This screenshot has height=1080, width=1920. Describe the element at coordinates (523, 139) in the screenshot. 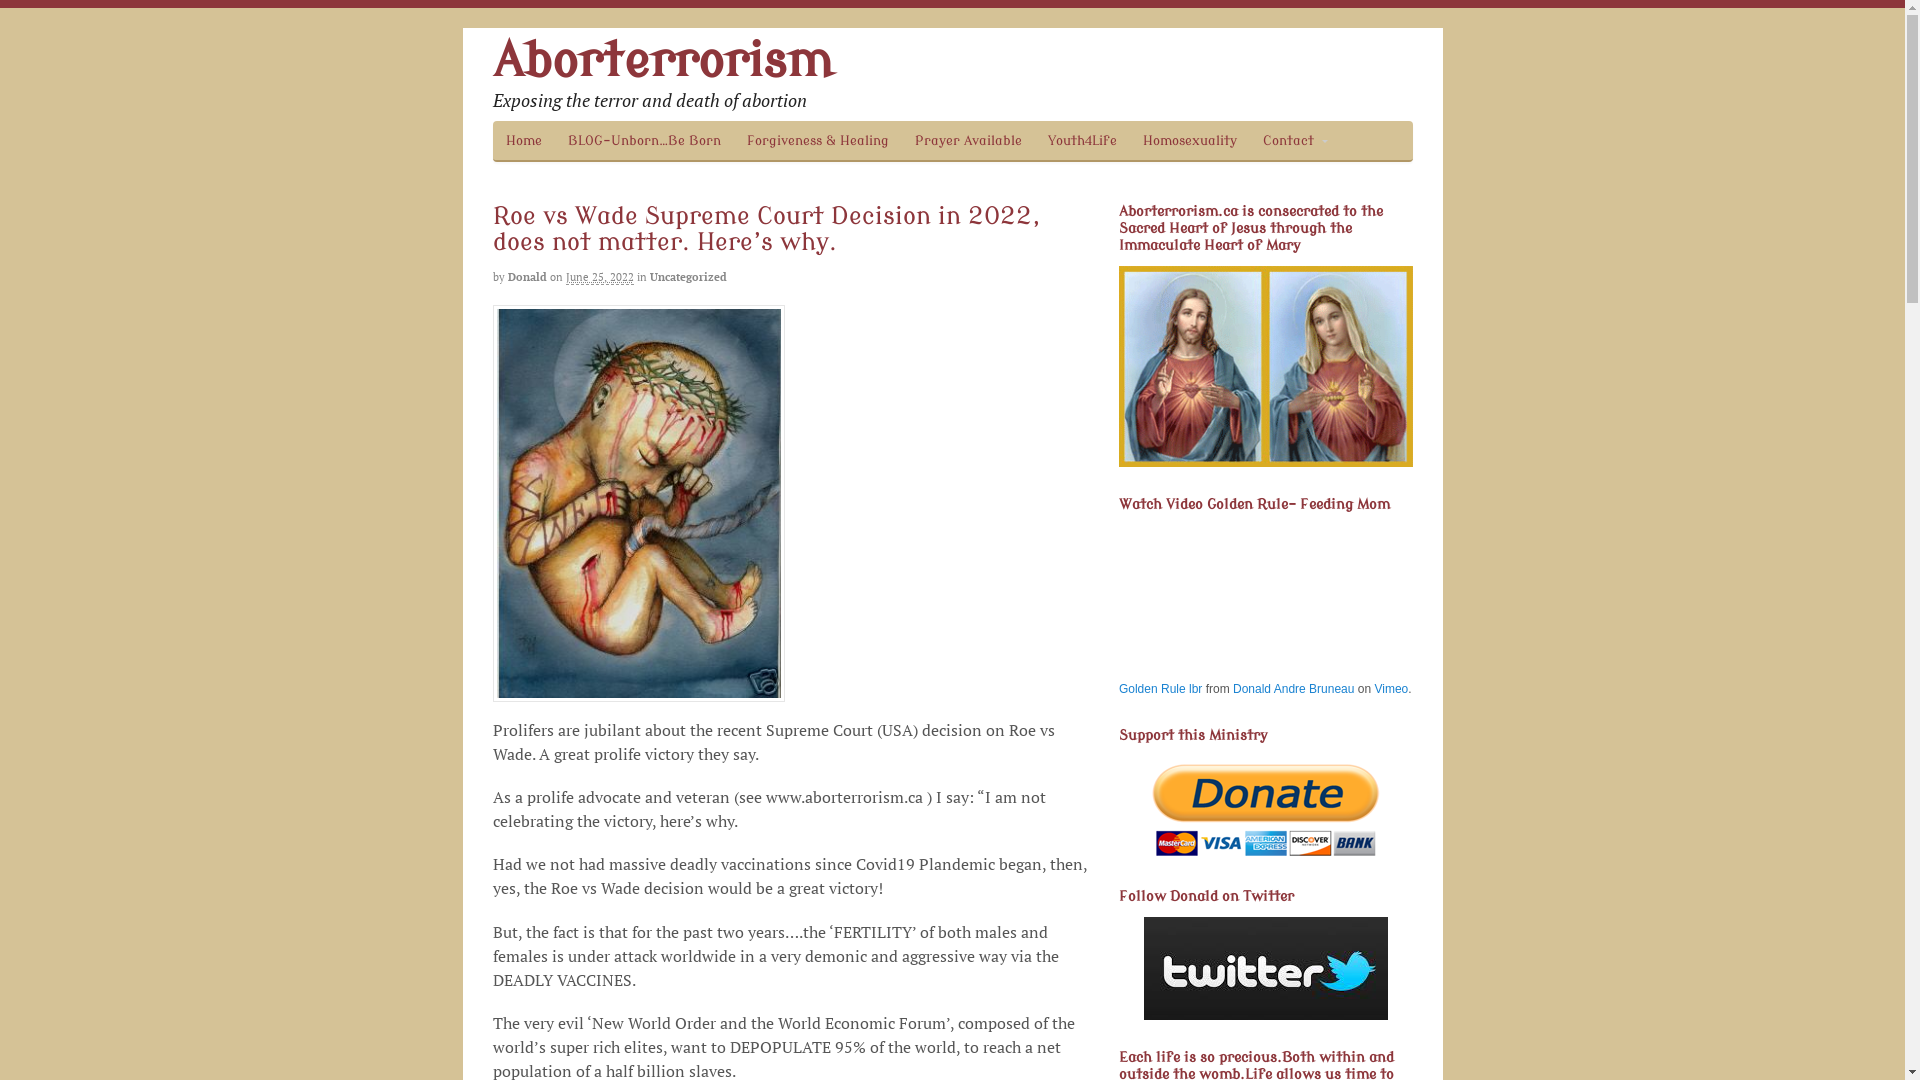

I see `'Home'` at that location.